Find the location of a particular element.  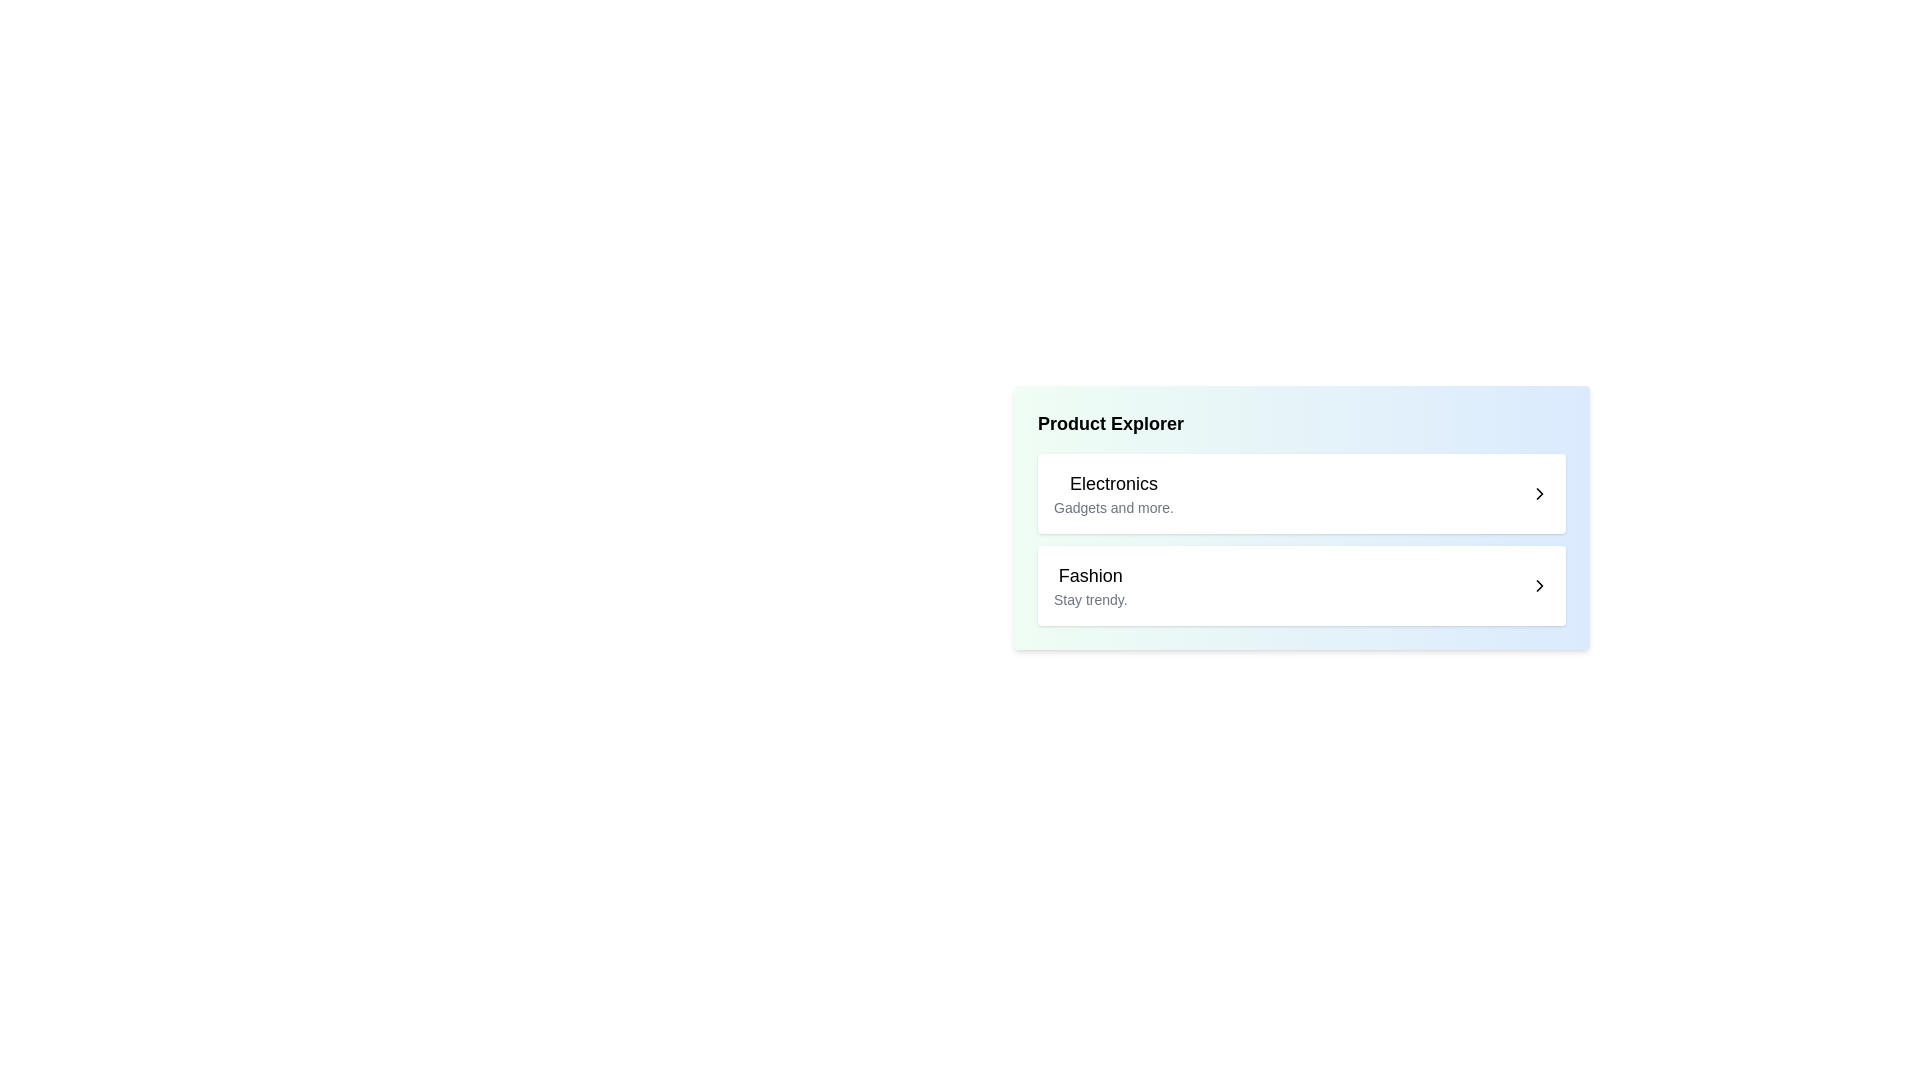

text from the Text block labeled 'Electronics' and 'Gadgets and more.' which emphasizes hierarchy using font size and weight is located at coordinates (1112, 493).